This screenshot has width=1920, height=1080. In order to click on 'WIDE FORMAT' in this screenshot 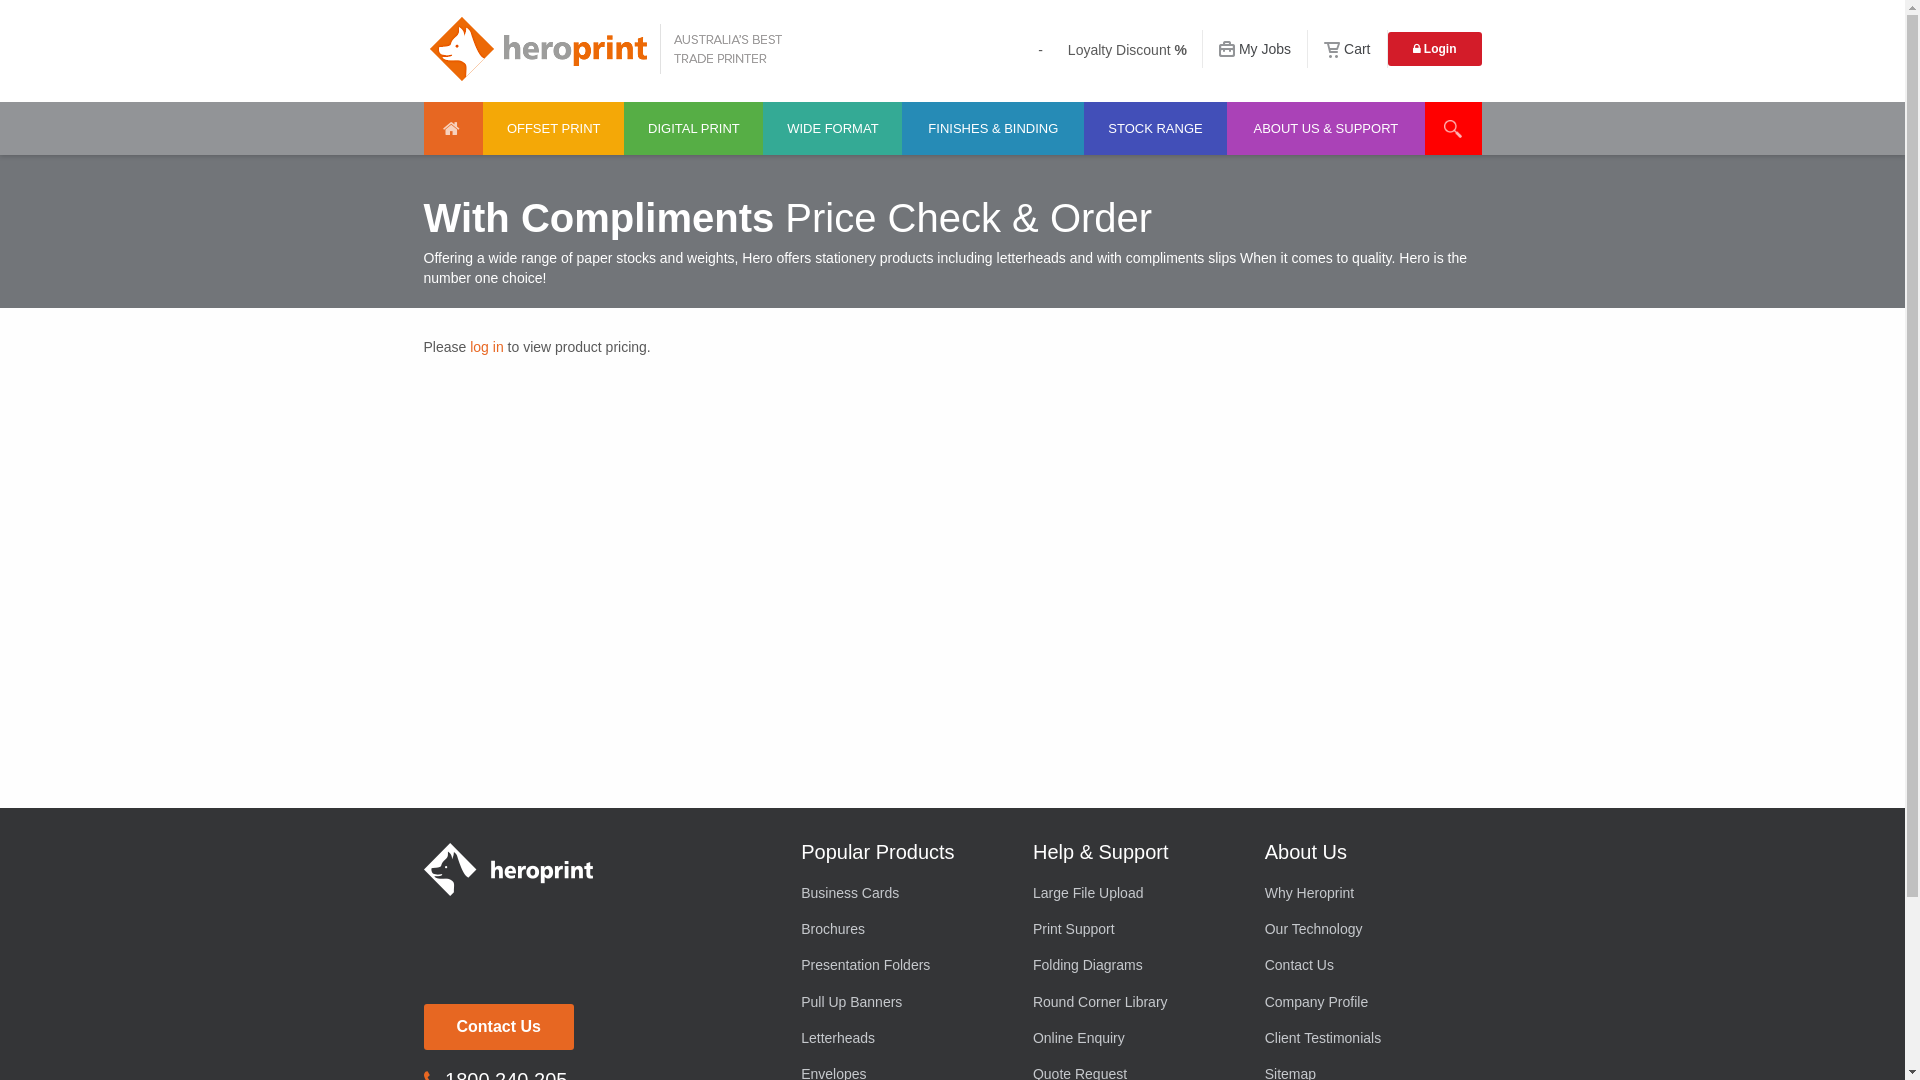, I will do `click(762, 127)`.